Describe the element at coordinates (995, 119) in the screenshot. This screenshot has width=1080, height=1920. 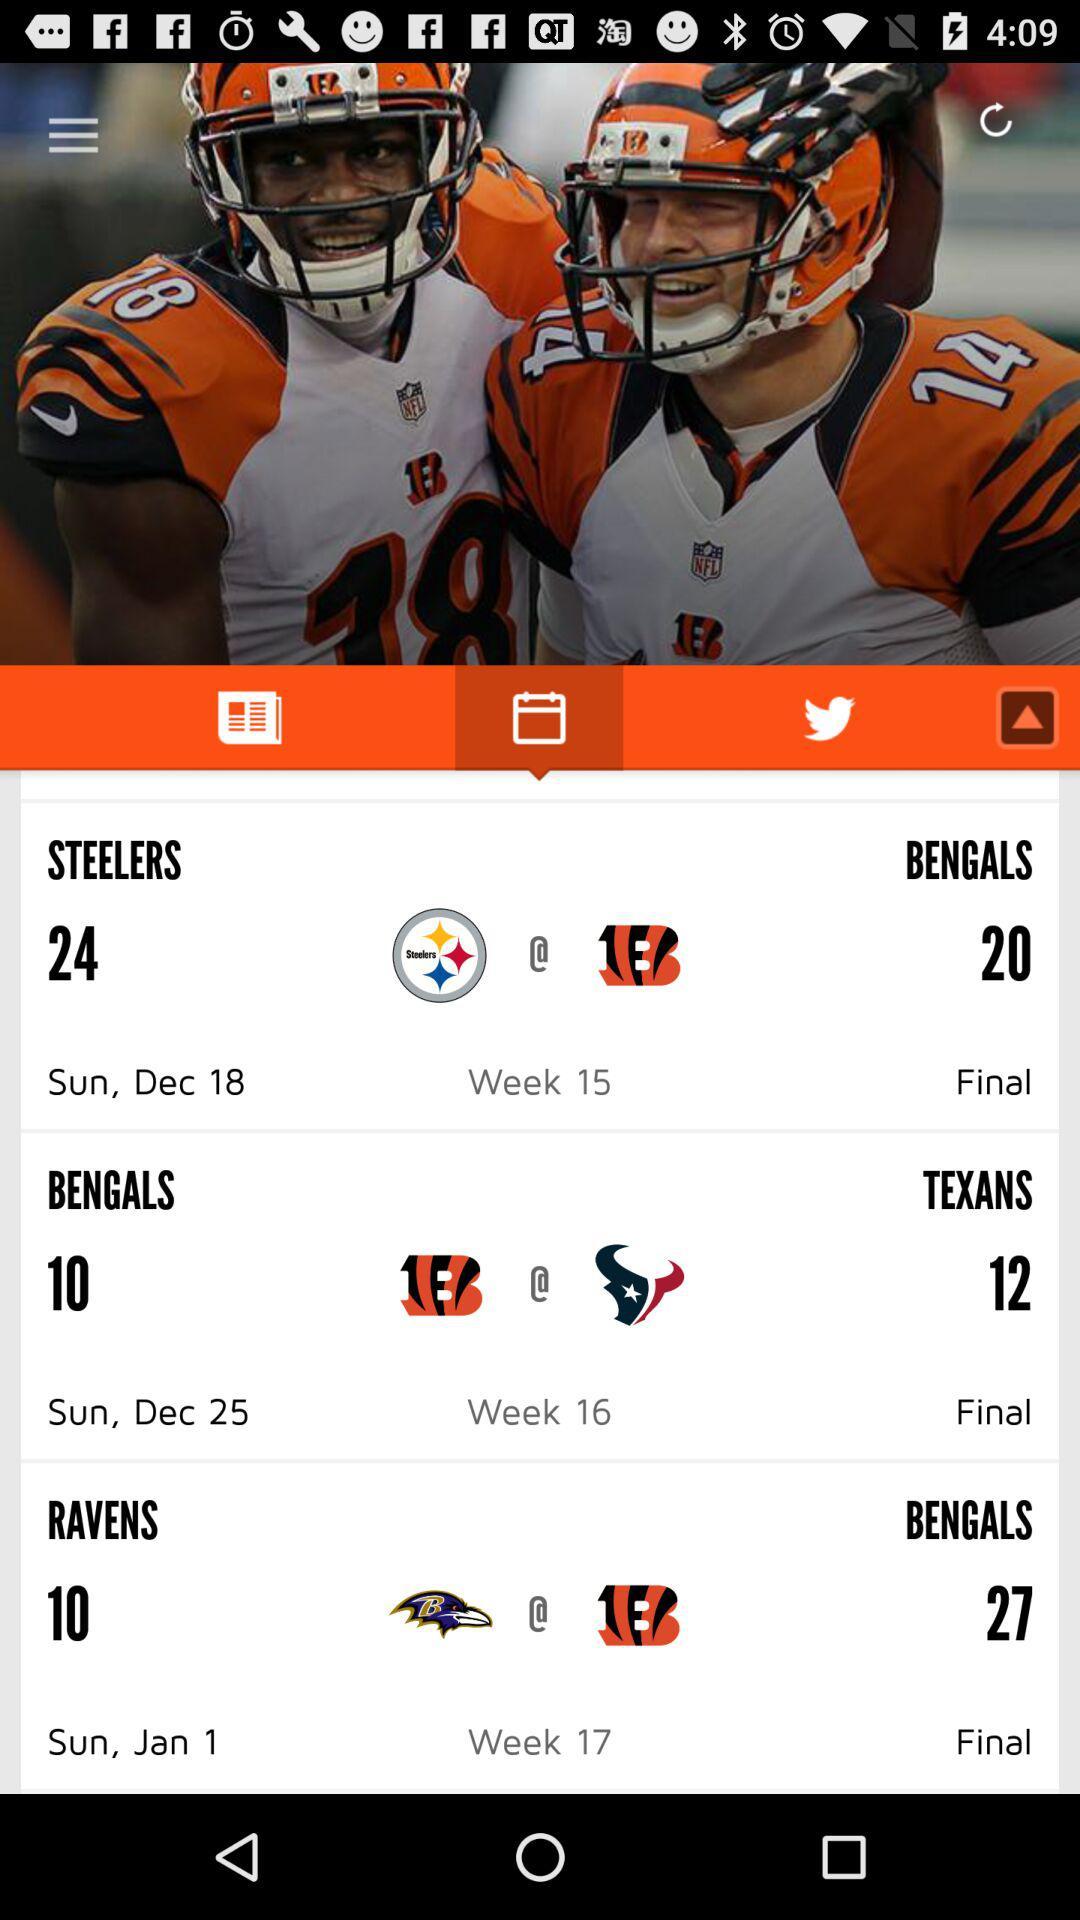
I see `the button which is on the top right side of the page` at that location.